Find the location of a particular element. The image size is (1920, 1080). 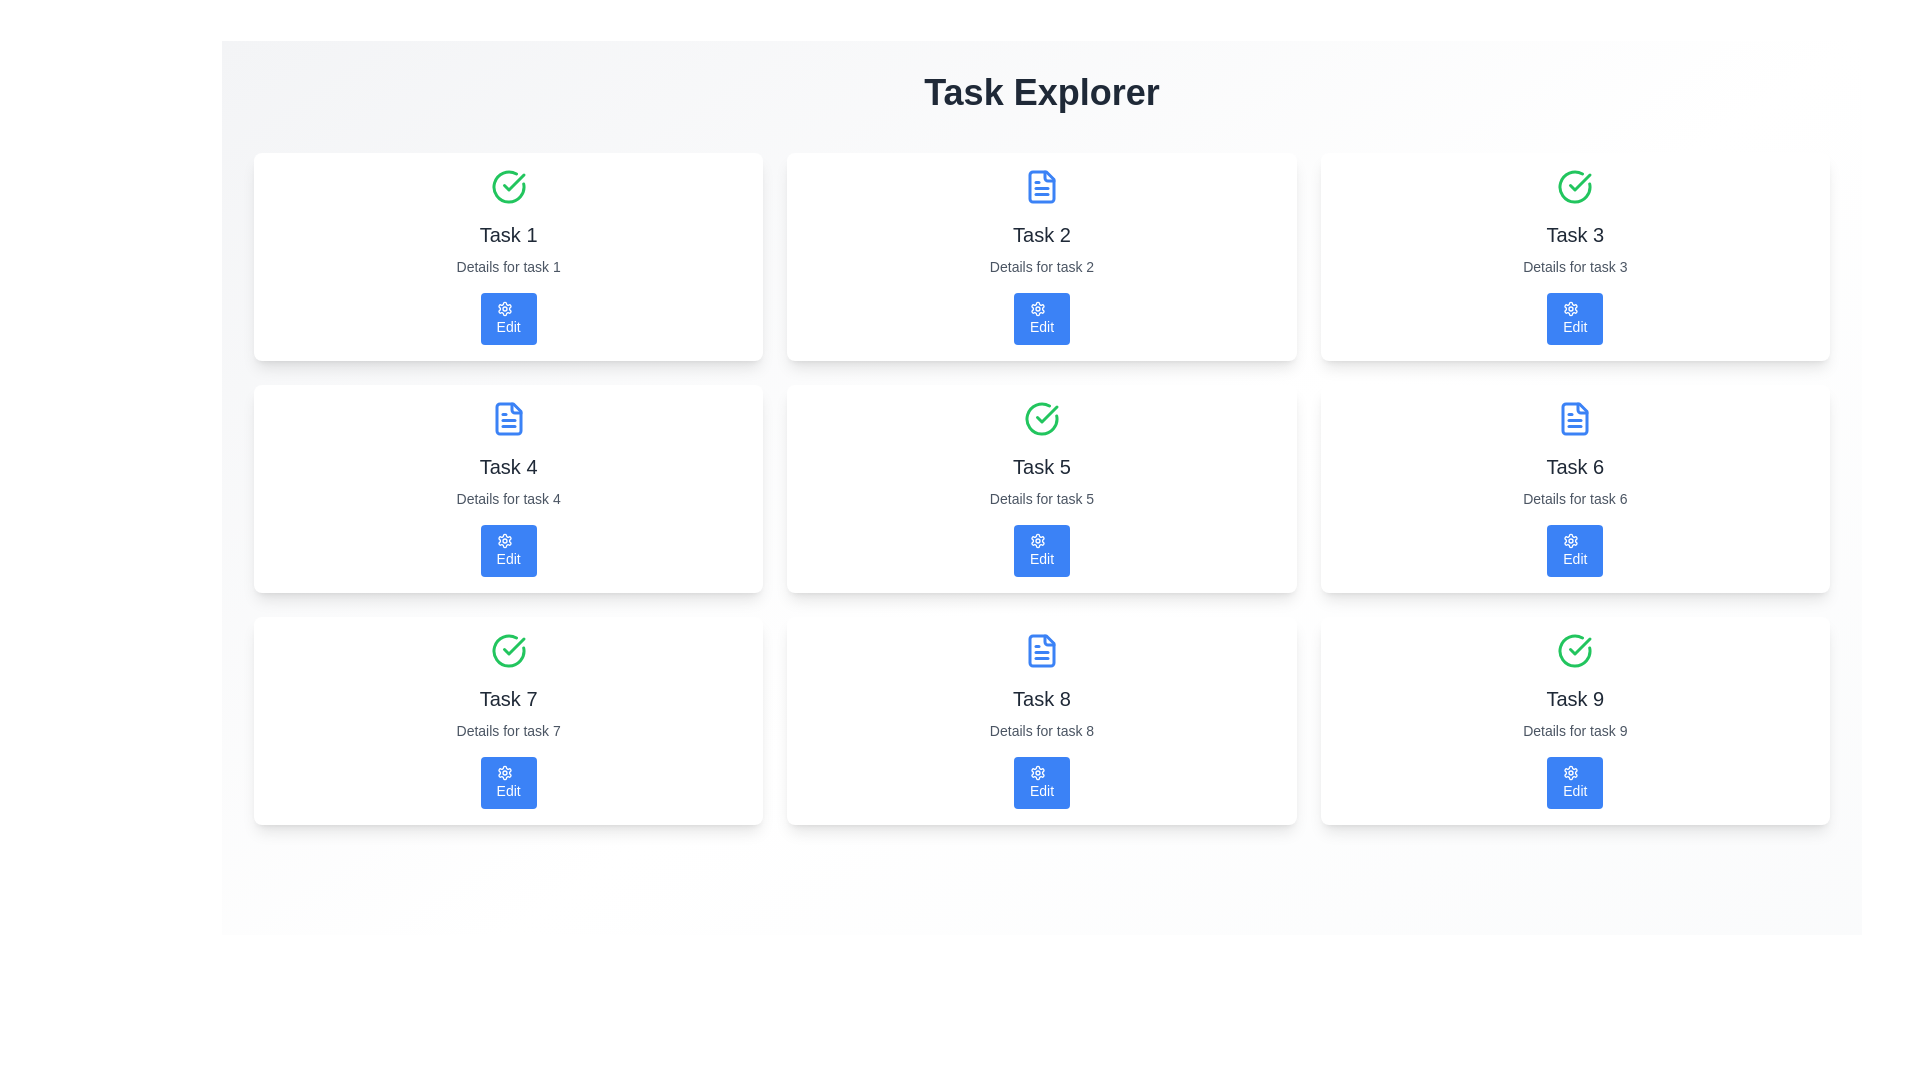

the 'Edit Task 3' button located at the bottom part of the card for 'Task 3' is located at coordinates (1574, 318).